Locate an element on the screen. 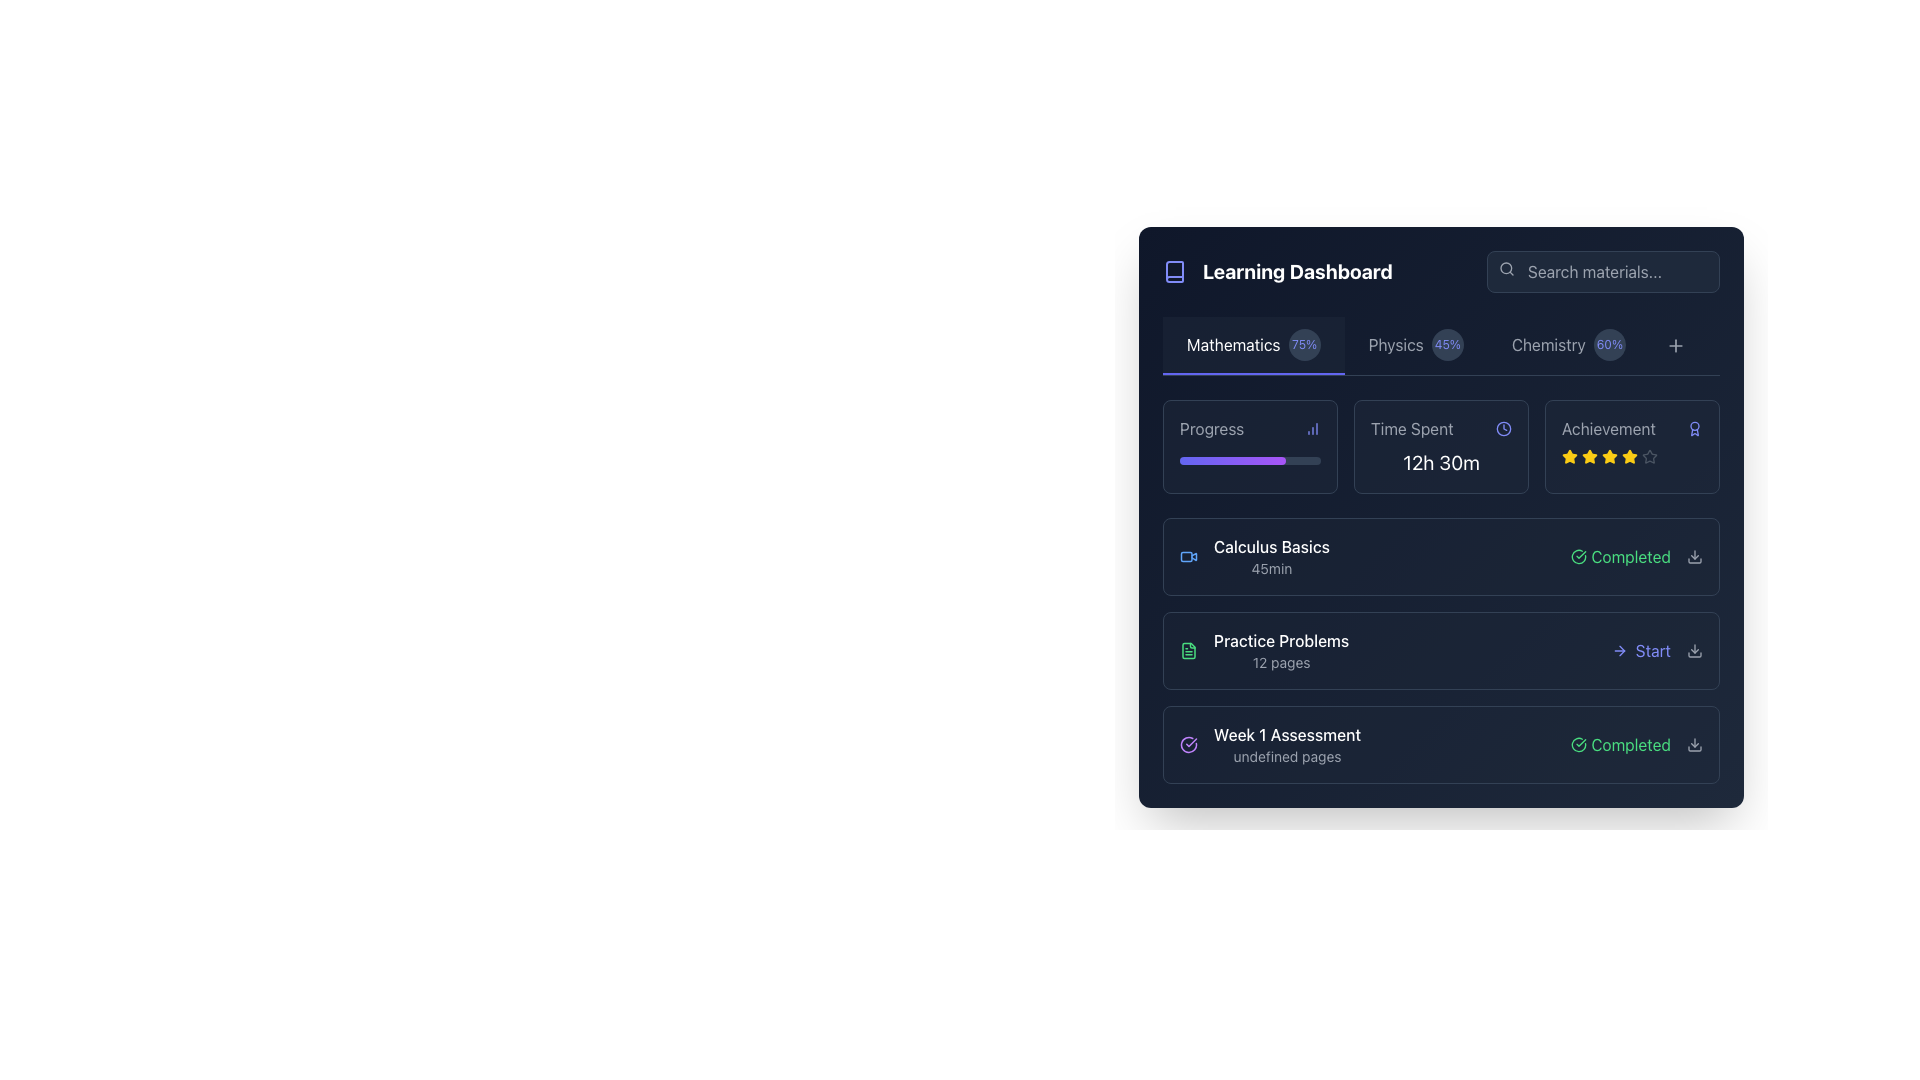  the icon that represents the 'Learning Dashboard' section, located to the left of the bold title text 'Learning Dashboard' is located at coordinates (1175, 272).